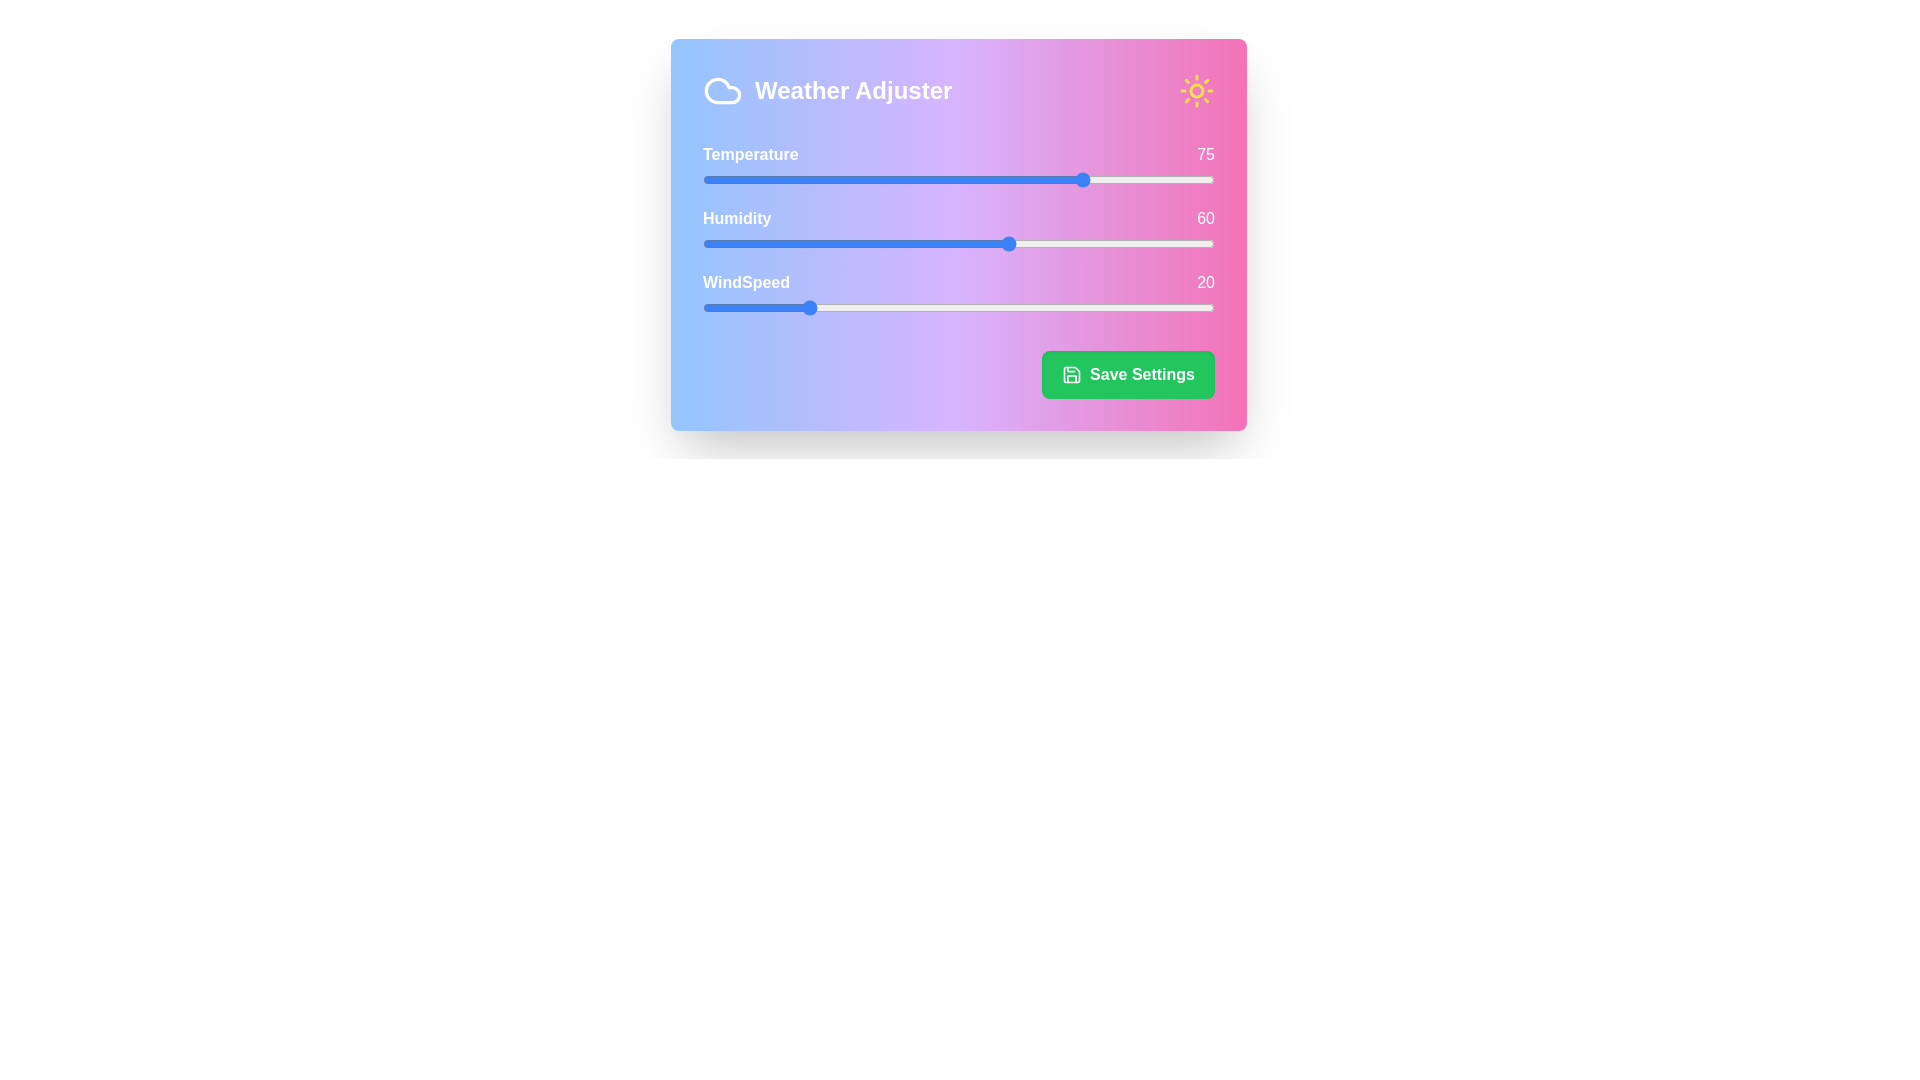 The height and width of the screenshot is (1080, 1920). I want to click on the humidity value, so click(768, 242).